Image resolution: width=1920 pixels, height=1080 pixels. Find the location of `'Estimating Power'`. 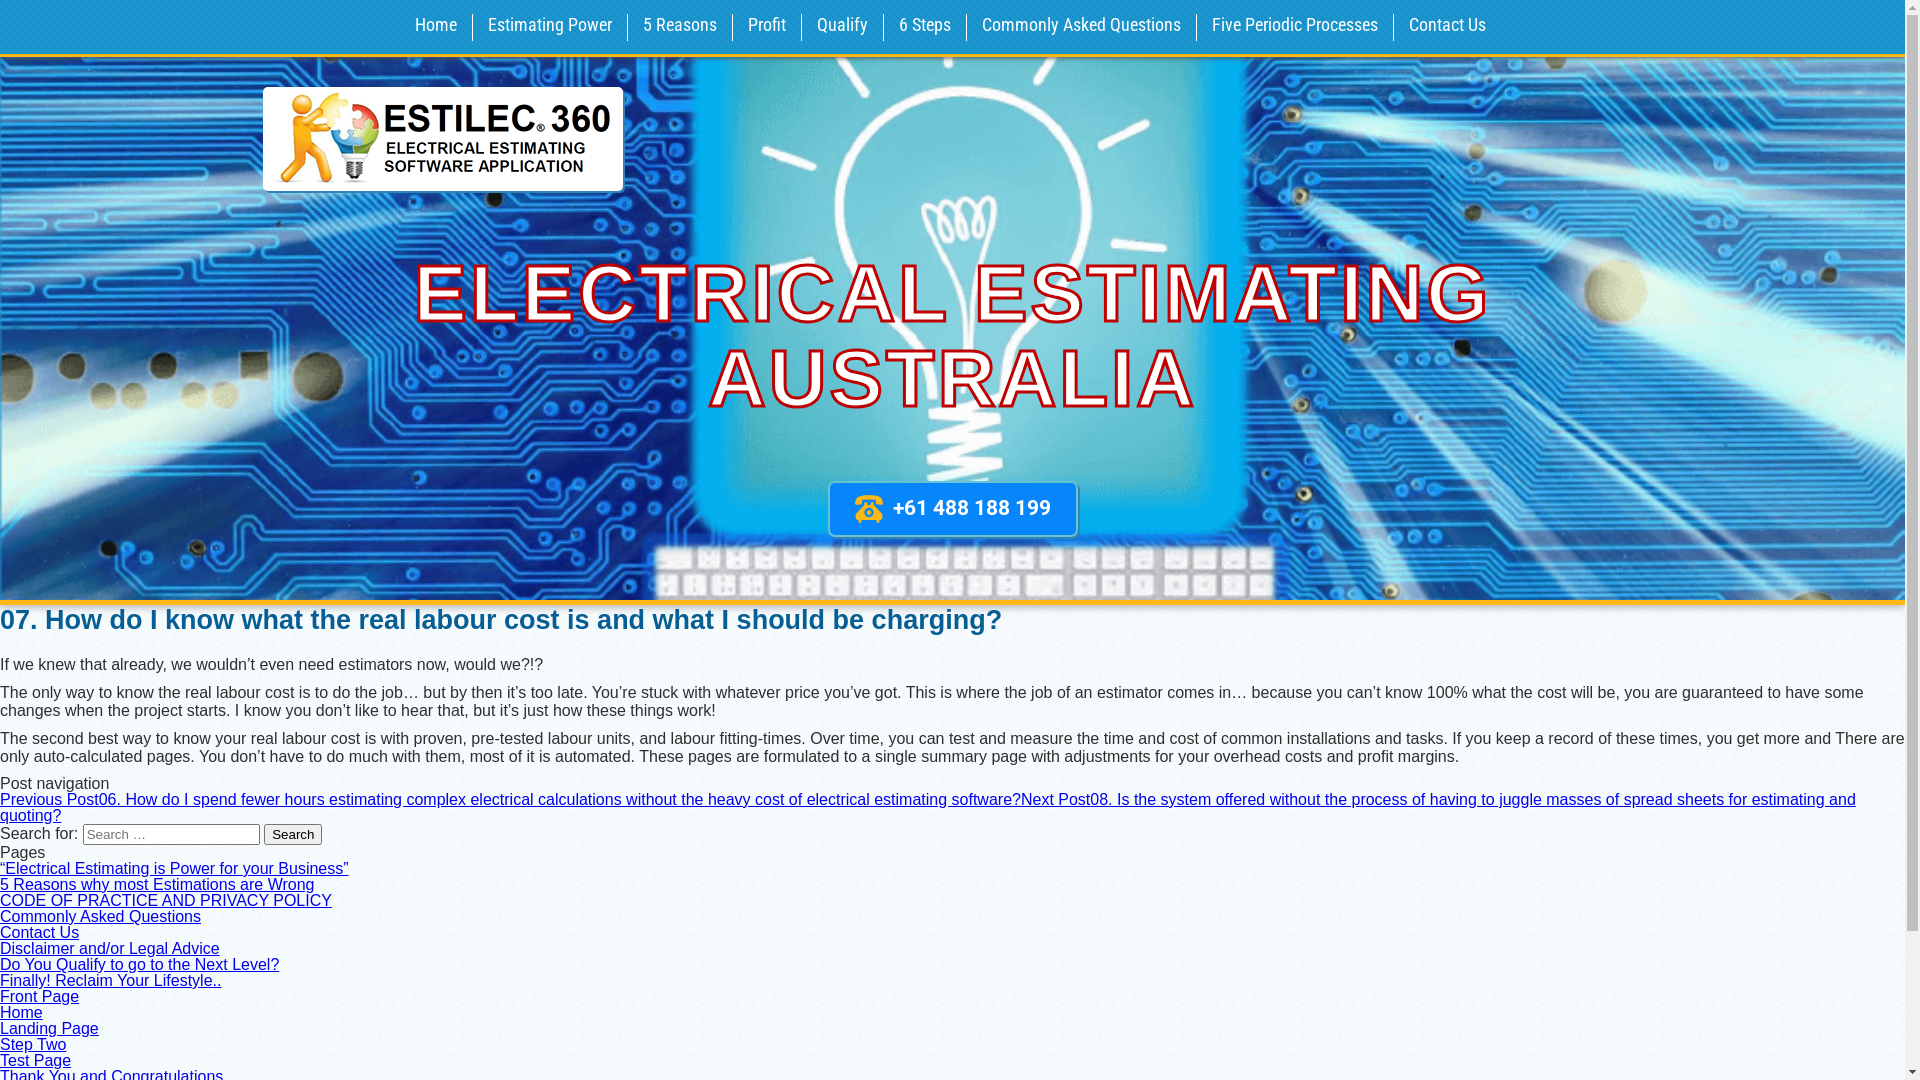

'Estimating Power' is located at coordinates (474, 27).